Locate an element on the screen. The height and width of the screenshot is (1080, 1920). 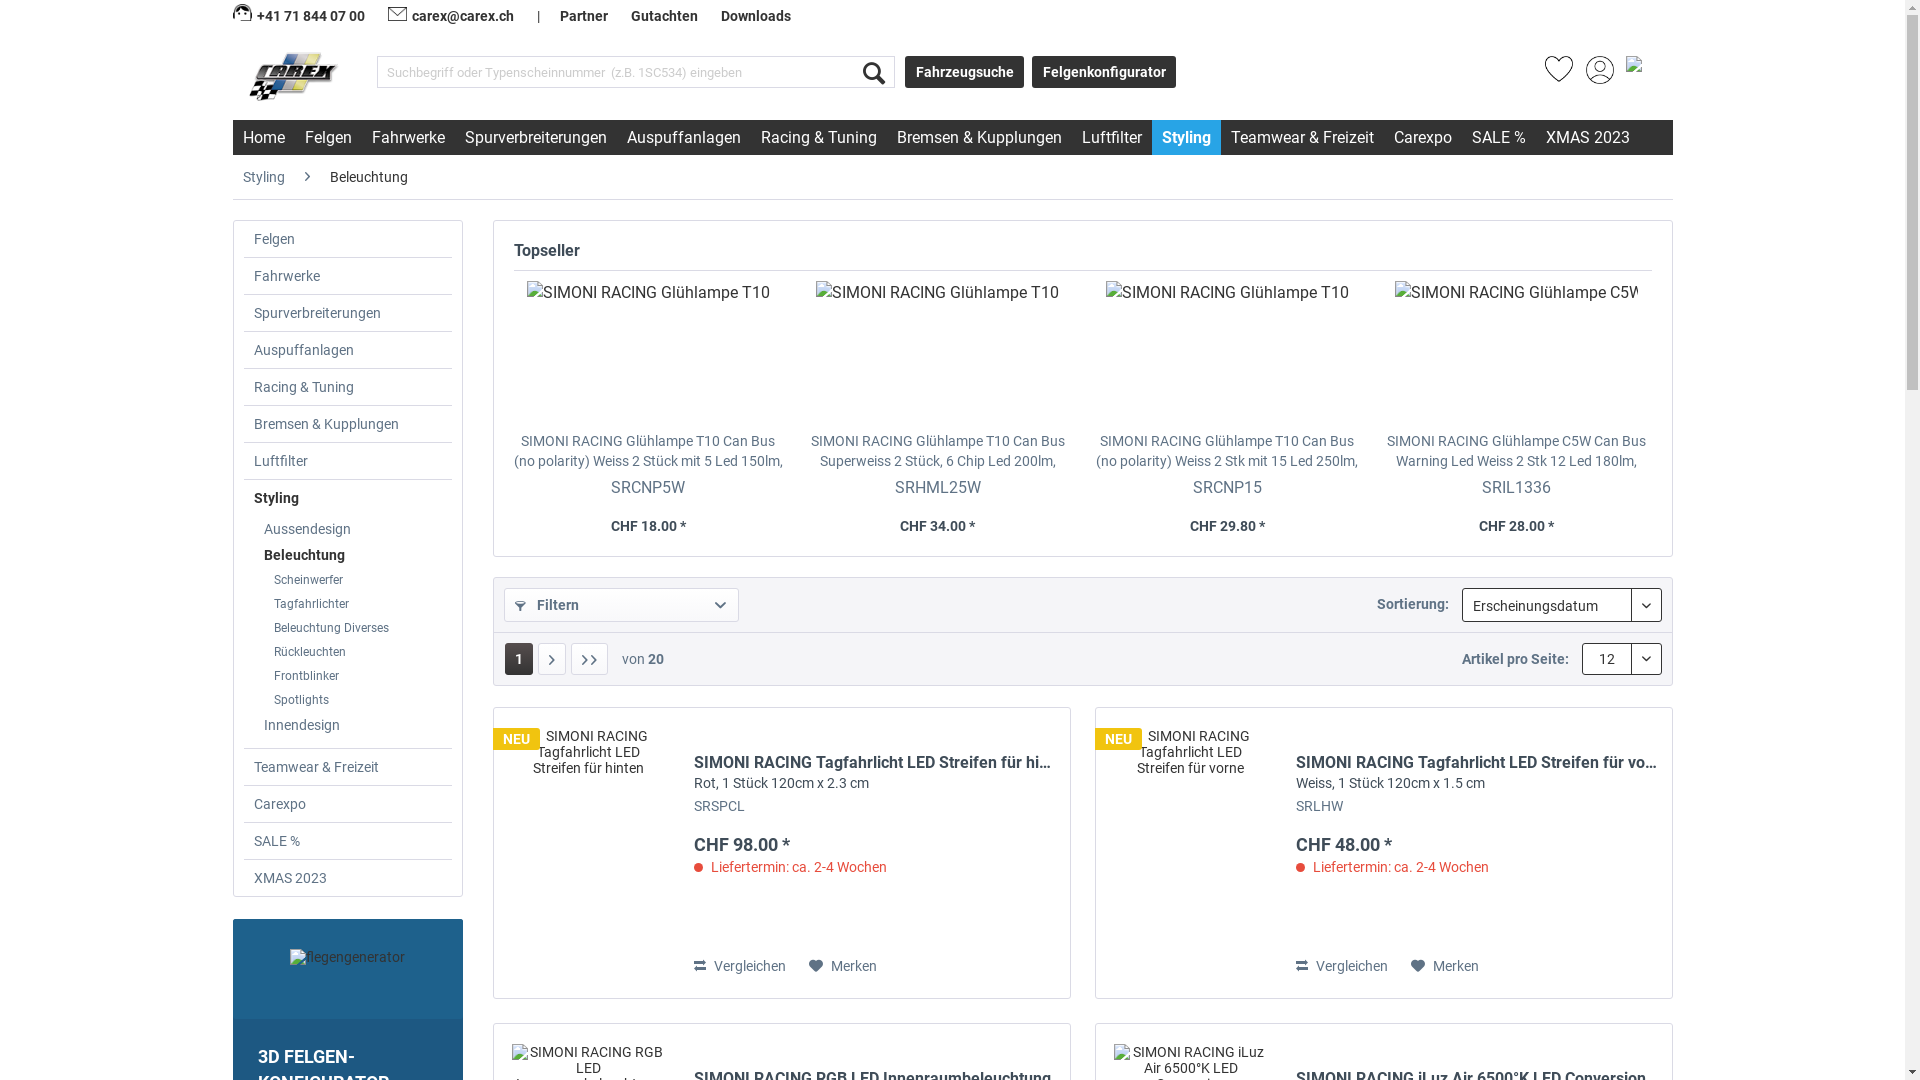
'Auspuffanlagen' is located at coordinates (682, 136).